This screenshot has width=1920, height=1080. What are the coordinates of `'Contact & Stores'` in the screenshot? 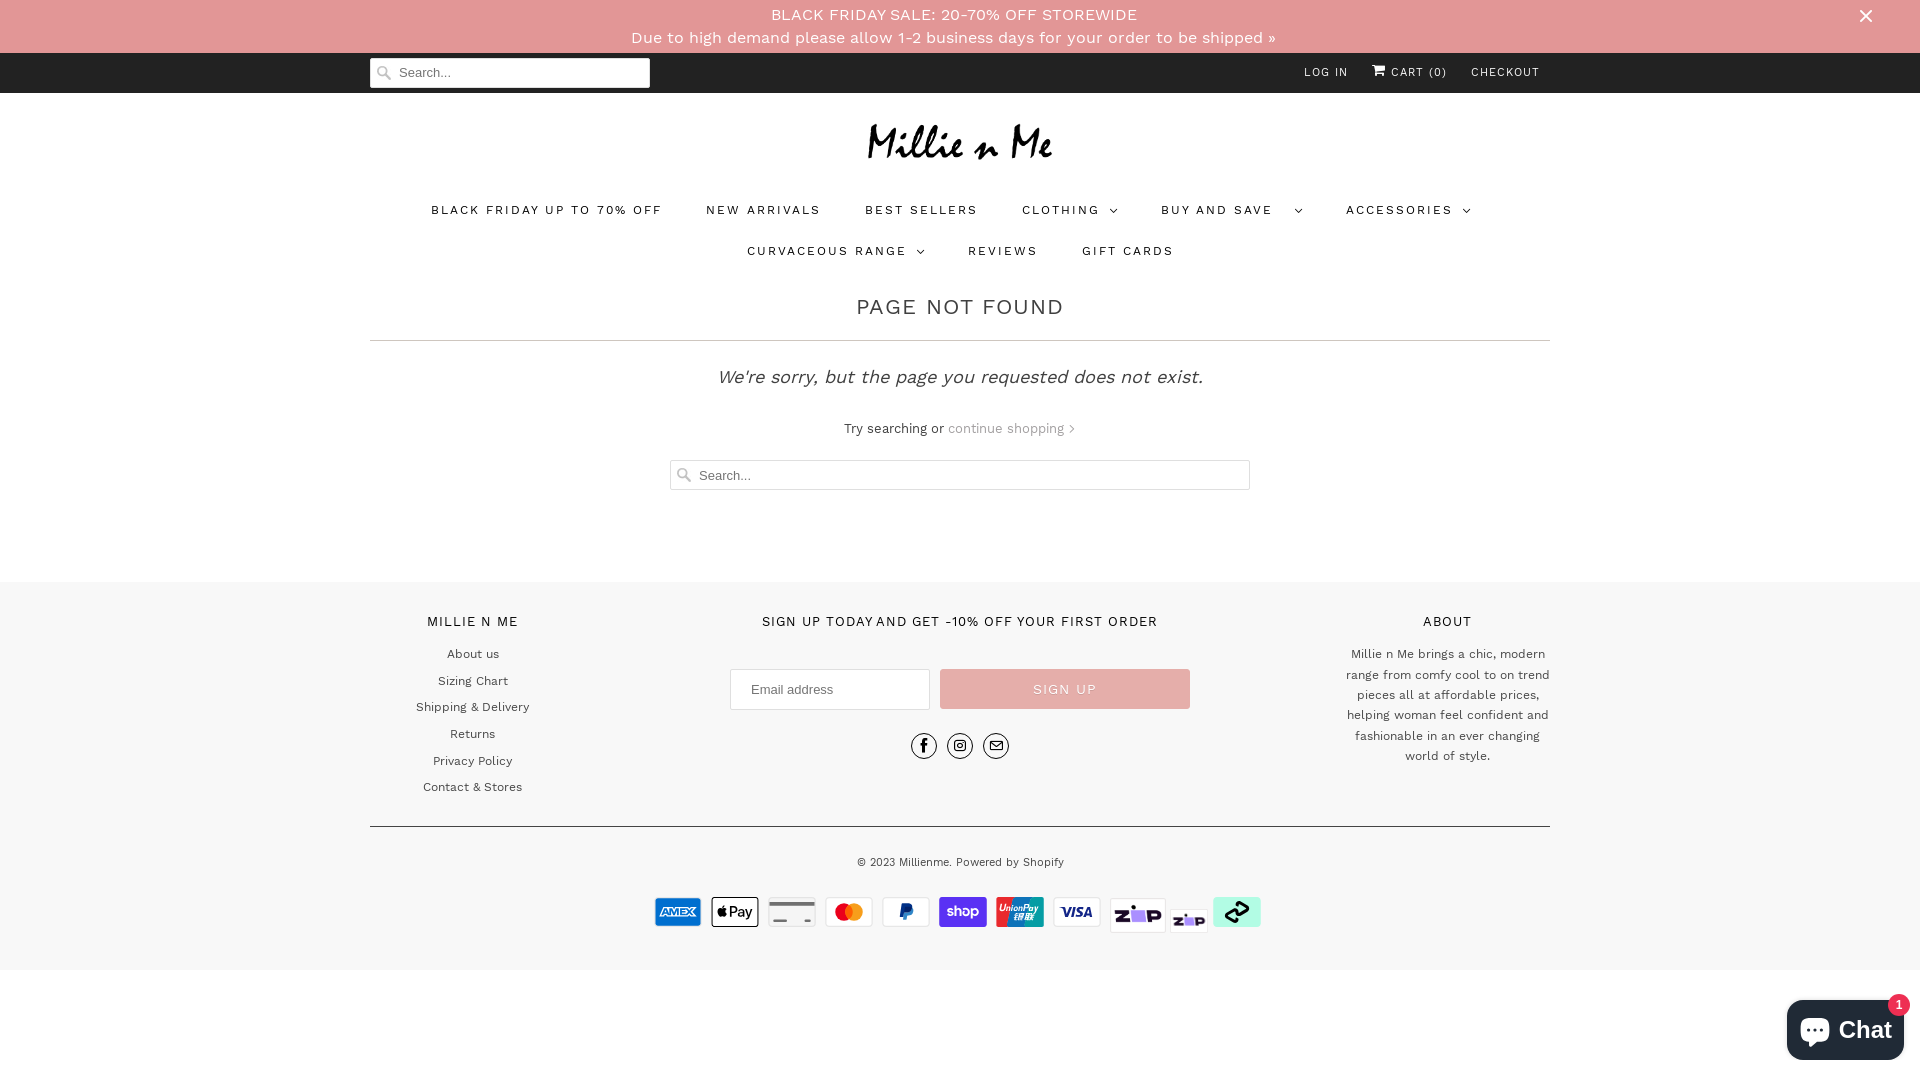 It's located at (471, 785).